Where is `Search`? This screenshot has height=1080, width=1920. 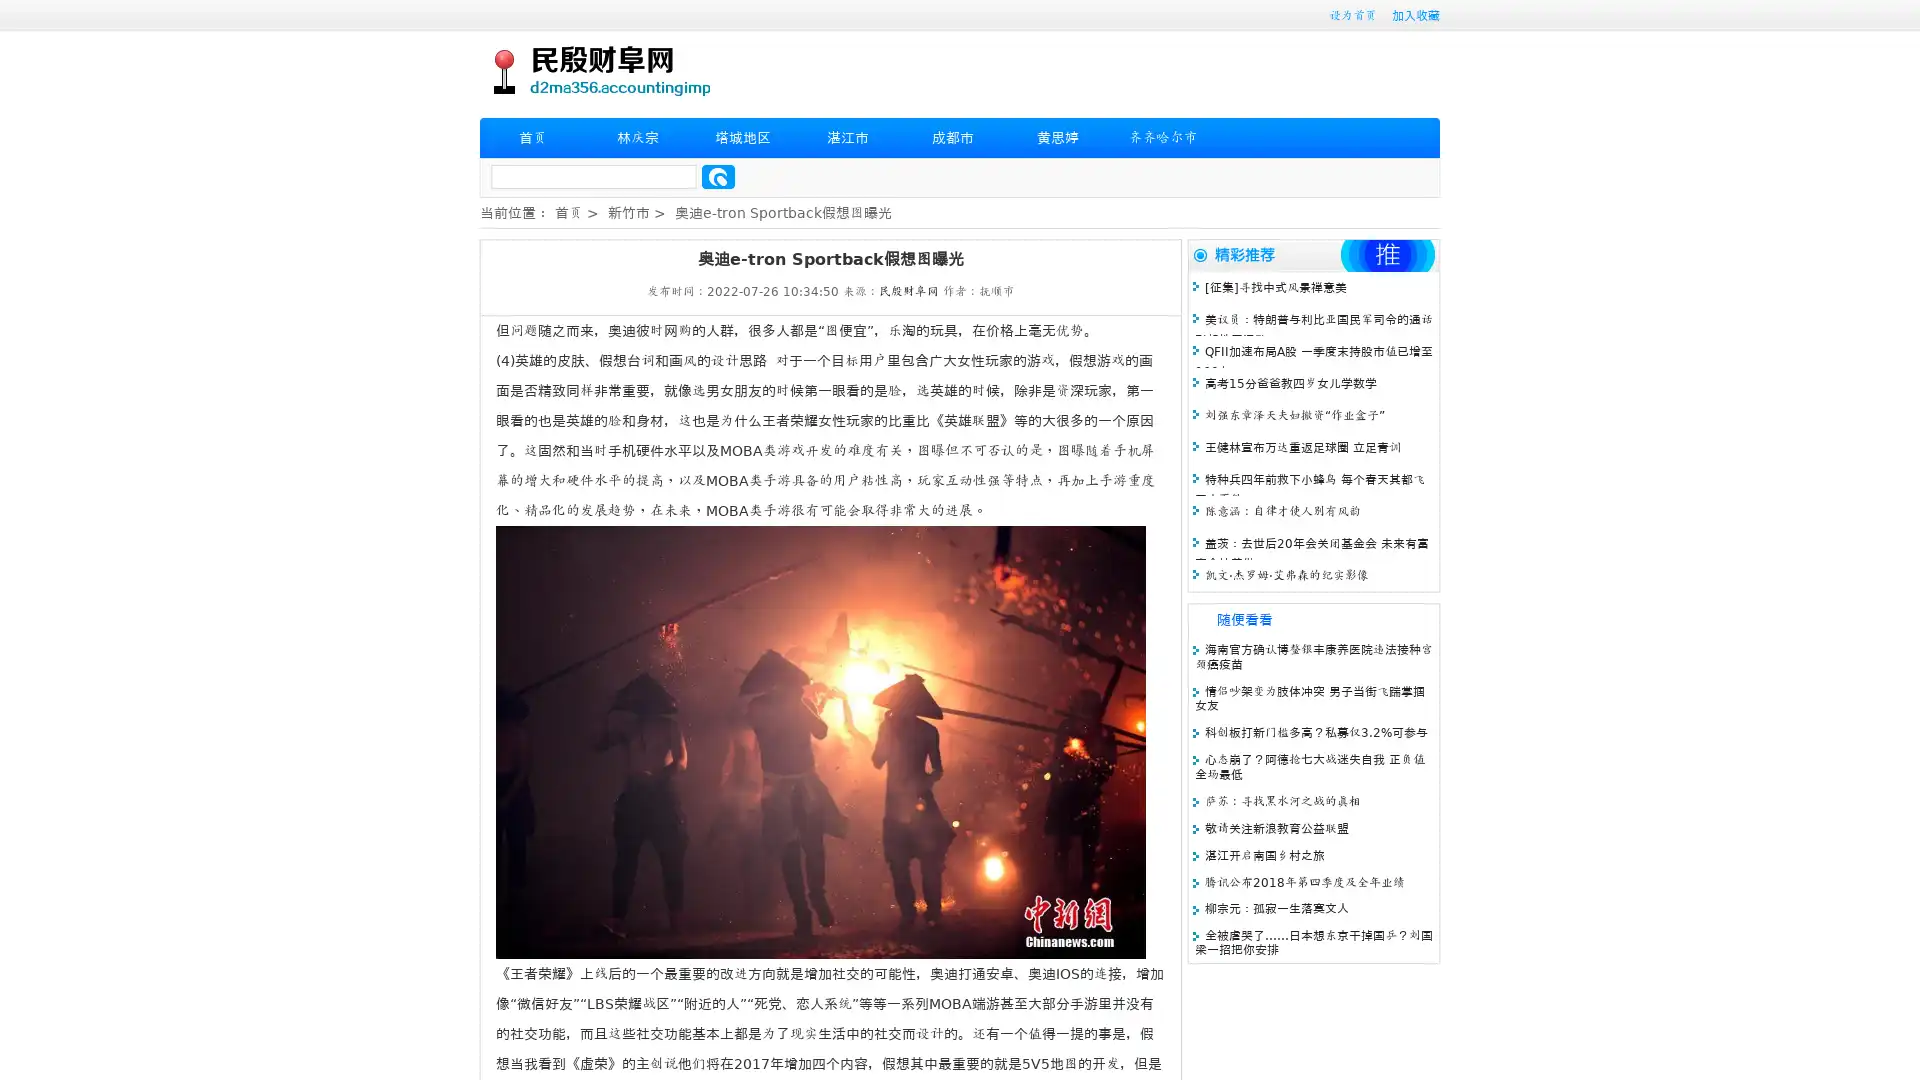
Search is located at coordinates (718, 176).